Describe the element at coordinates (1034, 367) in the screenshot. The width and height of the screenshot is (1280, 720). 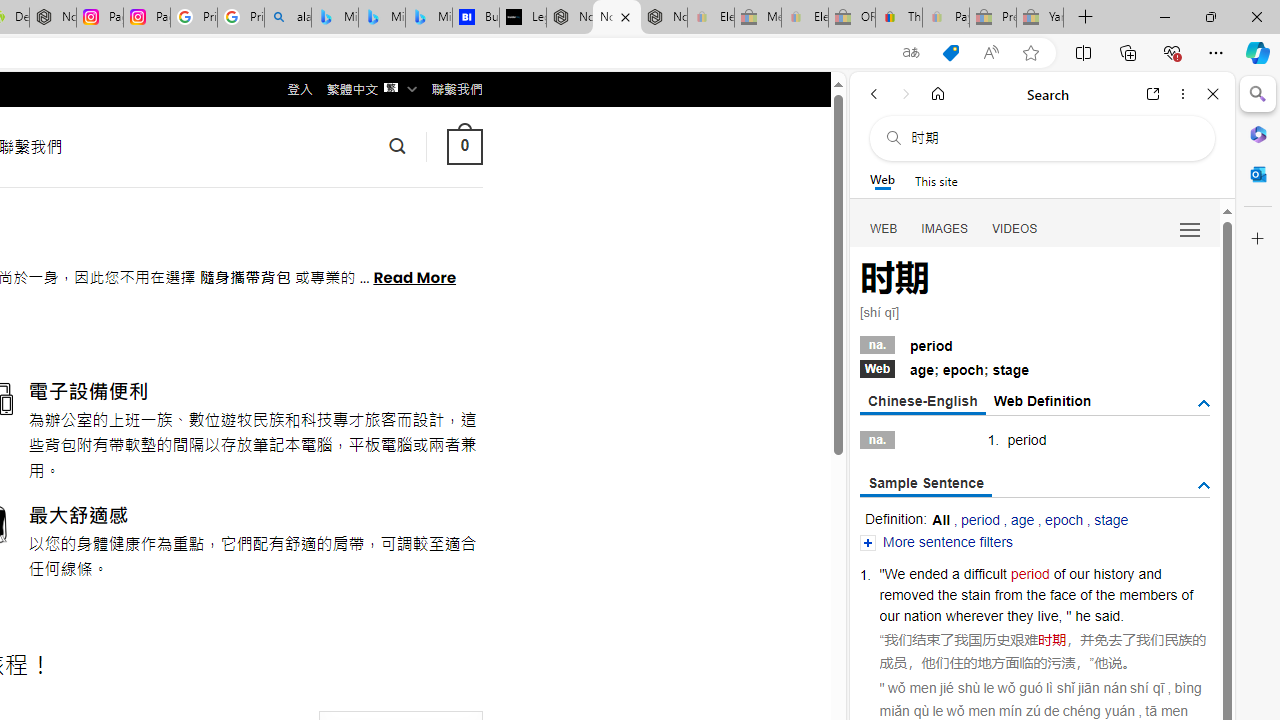
I see `'Webage; epoch; stage'` at that location.